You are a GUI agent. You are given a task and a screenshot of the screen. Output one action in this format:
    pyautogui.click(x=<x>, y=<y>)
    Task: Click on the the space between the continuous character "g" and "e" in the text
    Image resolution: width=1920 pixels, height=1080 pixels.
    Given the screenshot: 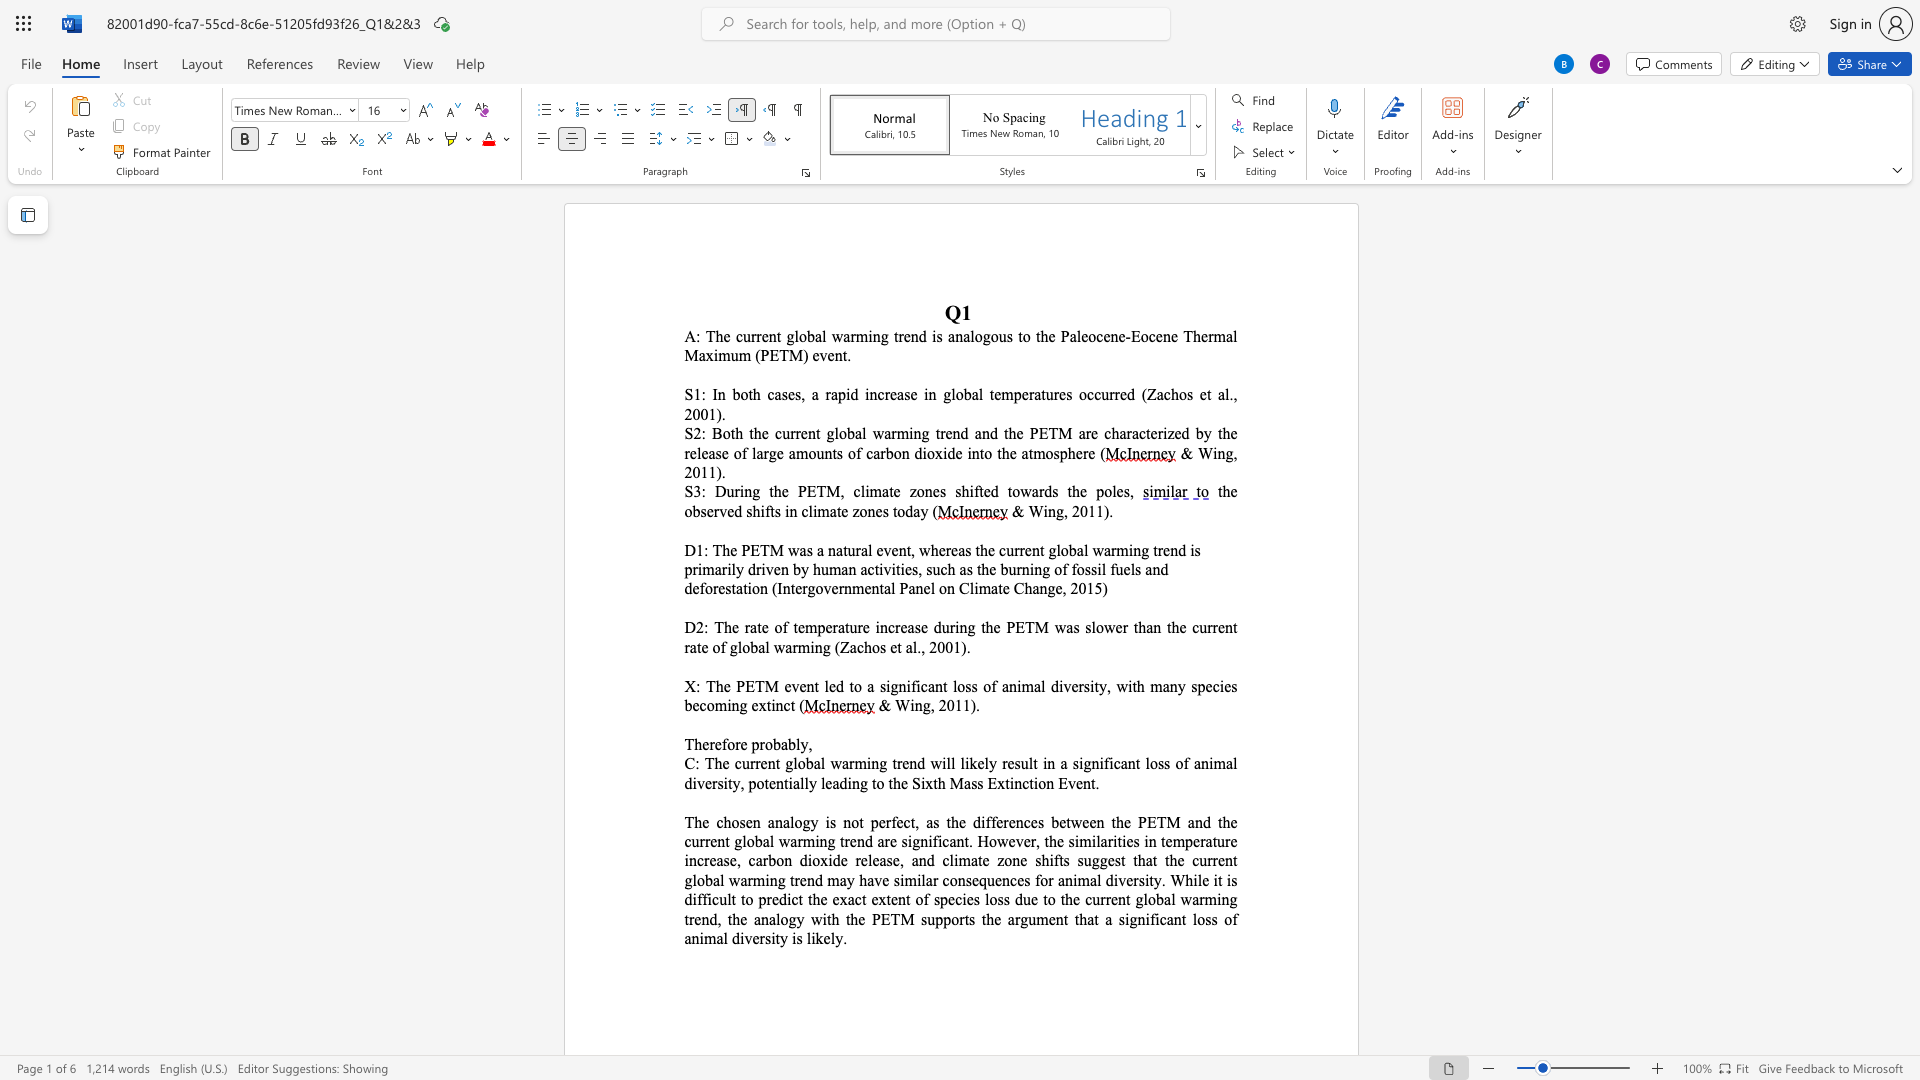 What is the action you would take?
    pyautogui.click(x=775, y=453)
    